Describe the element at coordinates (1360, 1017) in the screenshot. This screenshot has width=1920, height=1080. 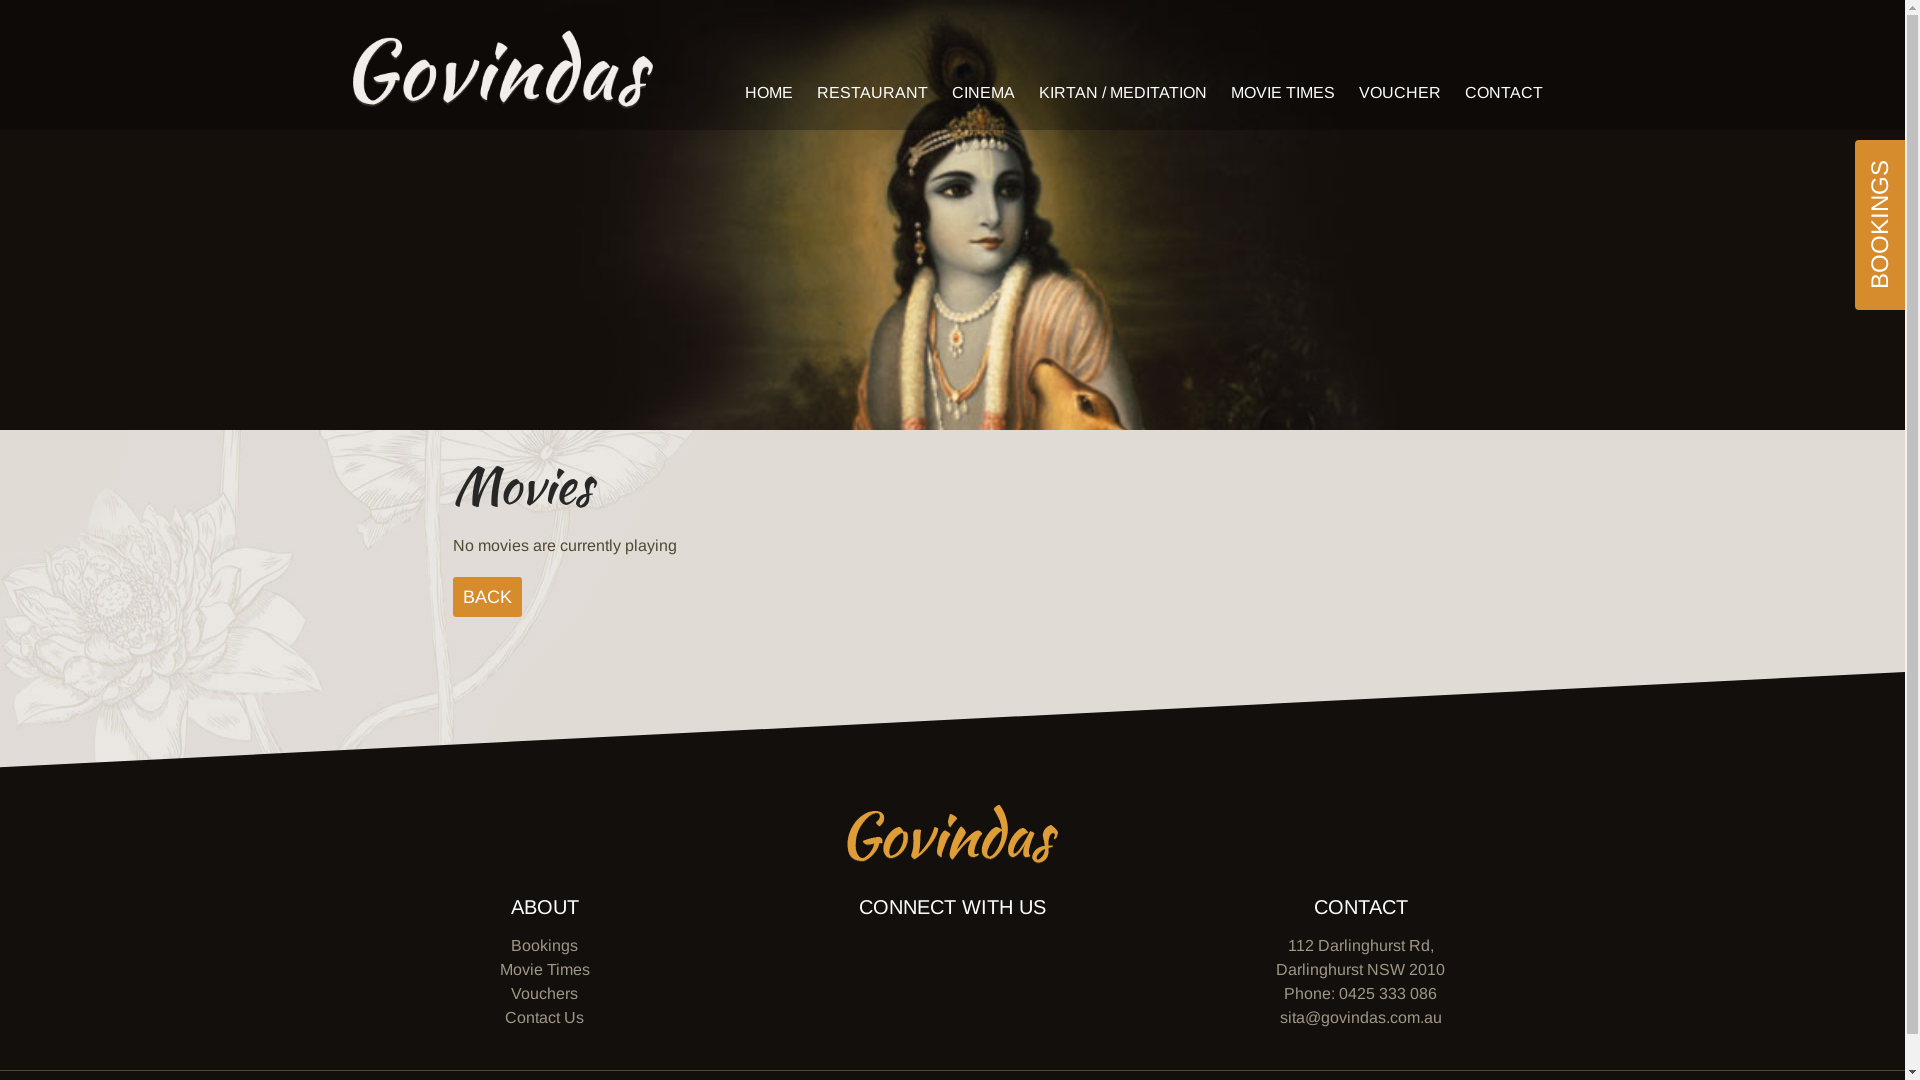
I see `'sita@govindas.com.au'` at that location.